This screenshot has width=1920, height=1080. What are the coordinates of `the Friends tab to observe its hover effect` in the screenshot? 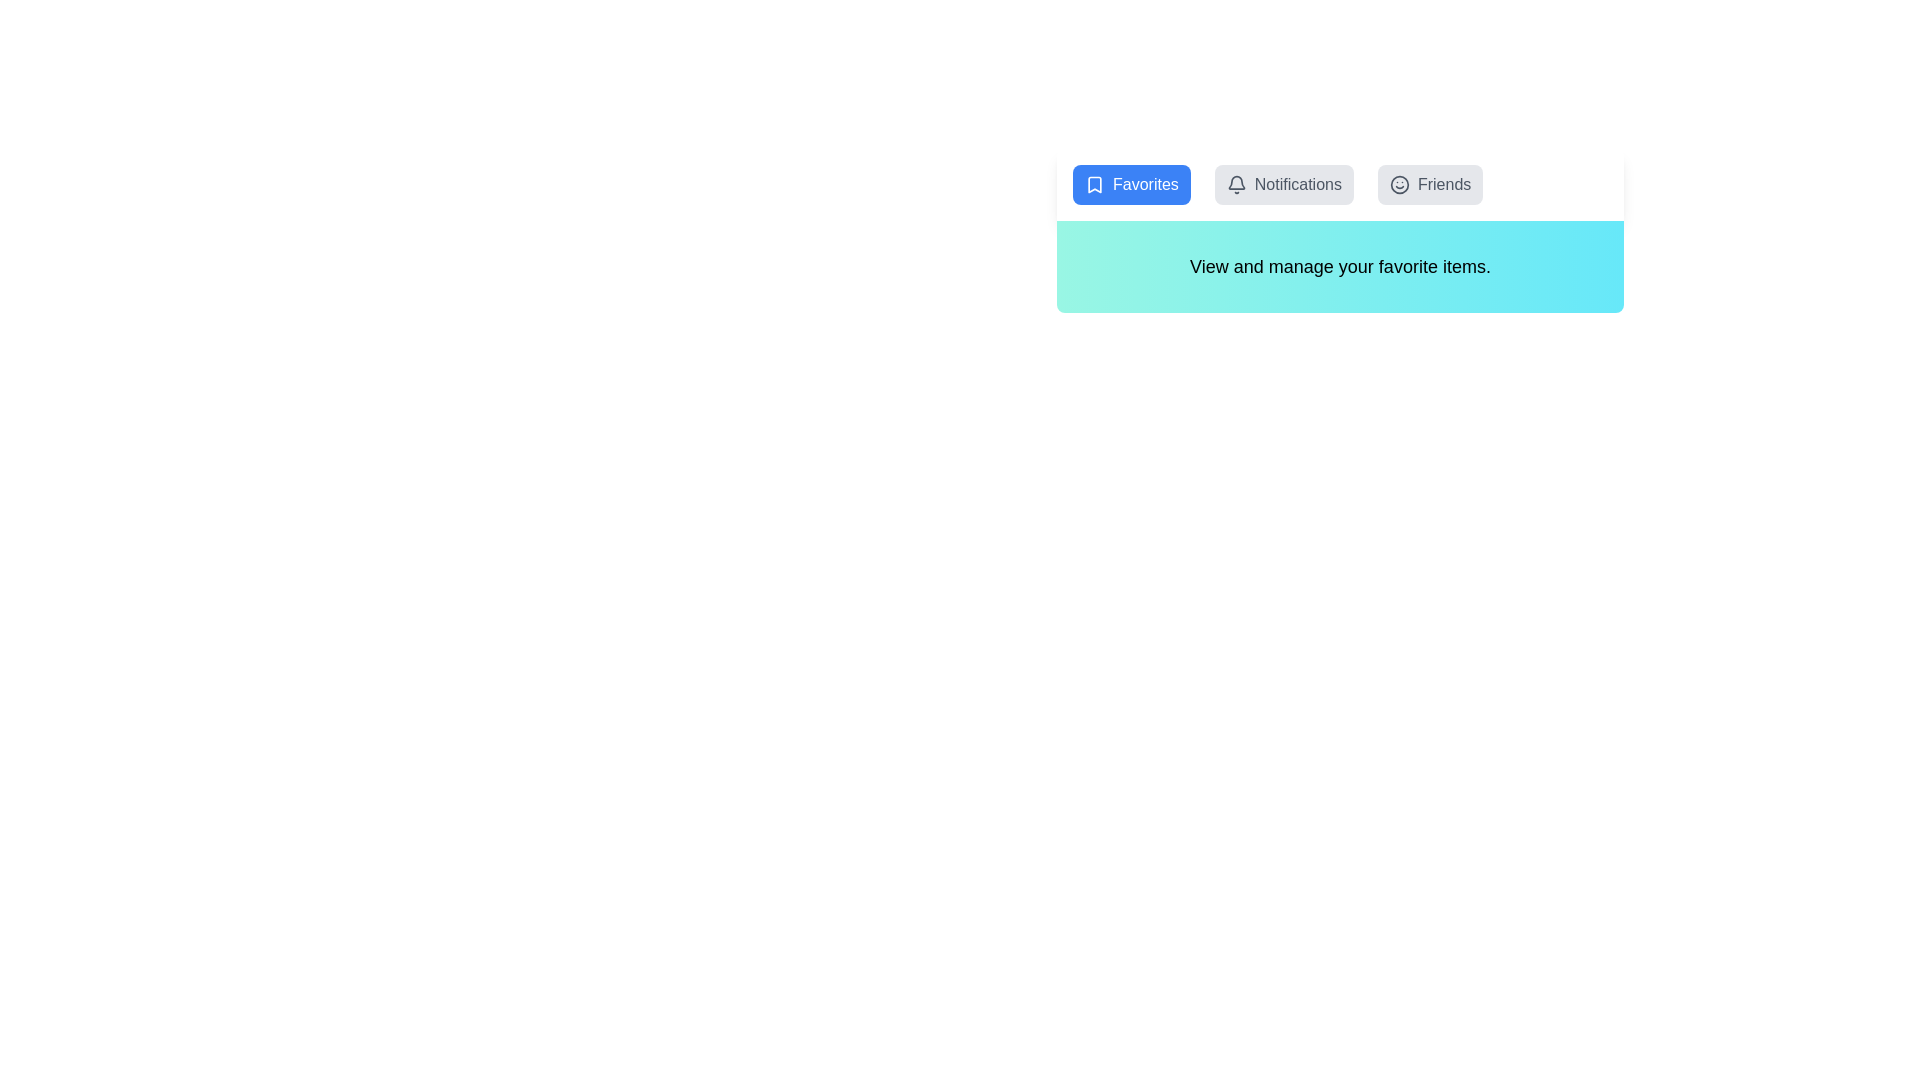 It's located at (1429, 185).